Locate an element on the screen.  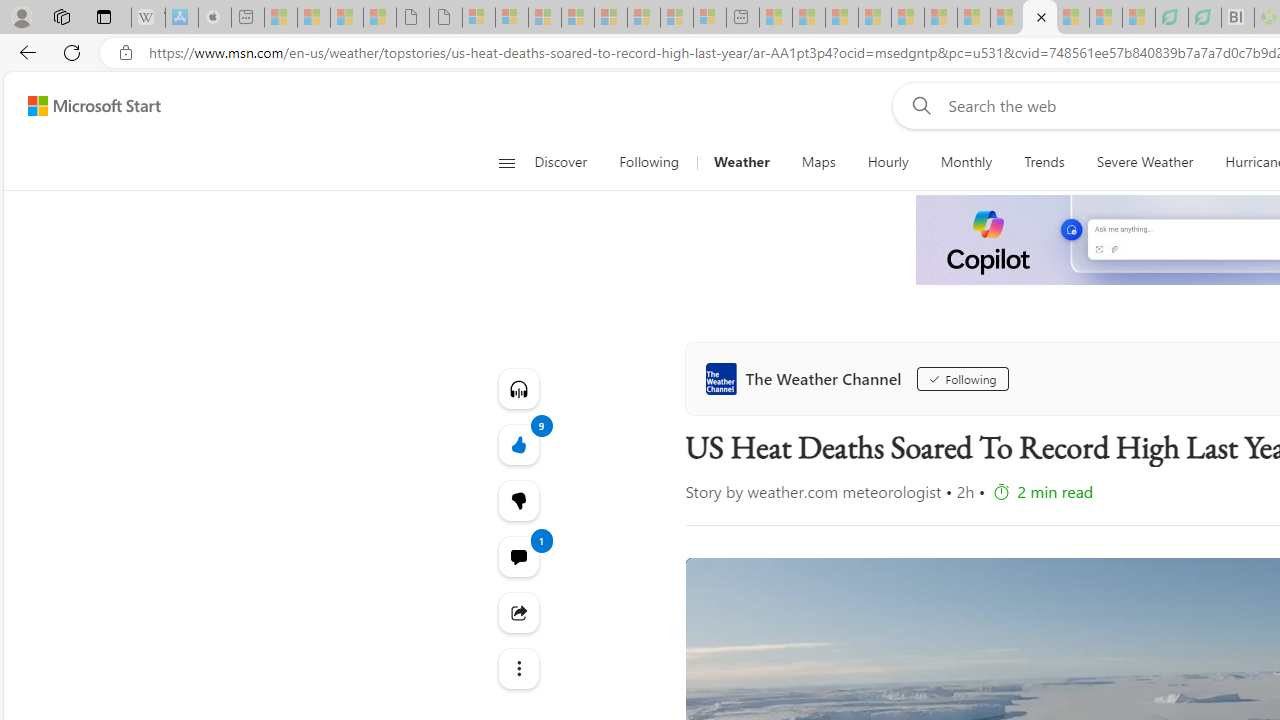
'View comments 1 Comment' is located at coordinates (518, 556).